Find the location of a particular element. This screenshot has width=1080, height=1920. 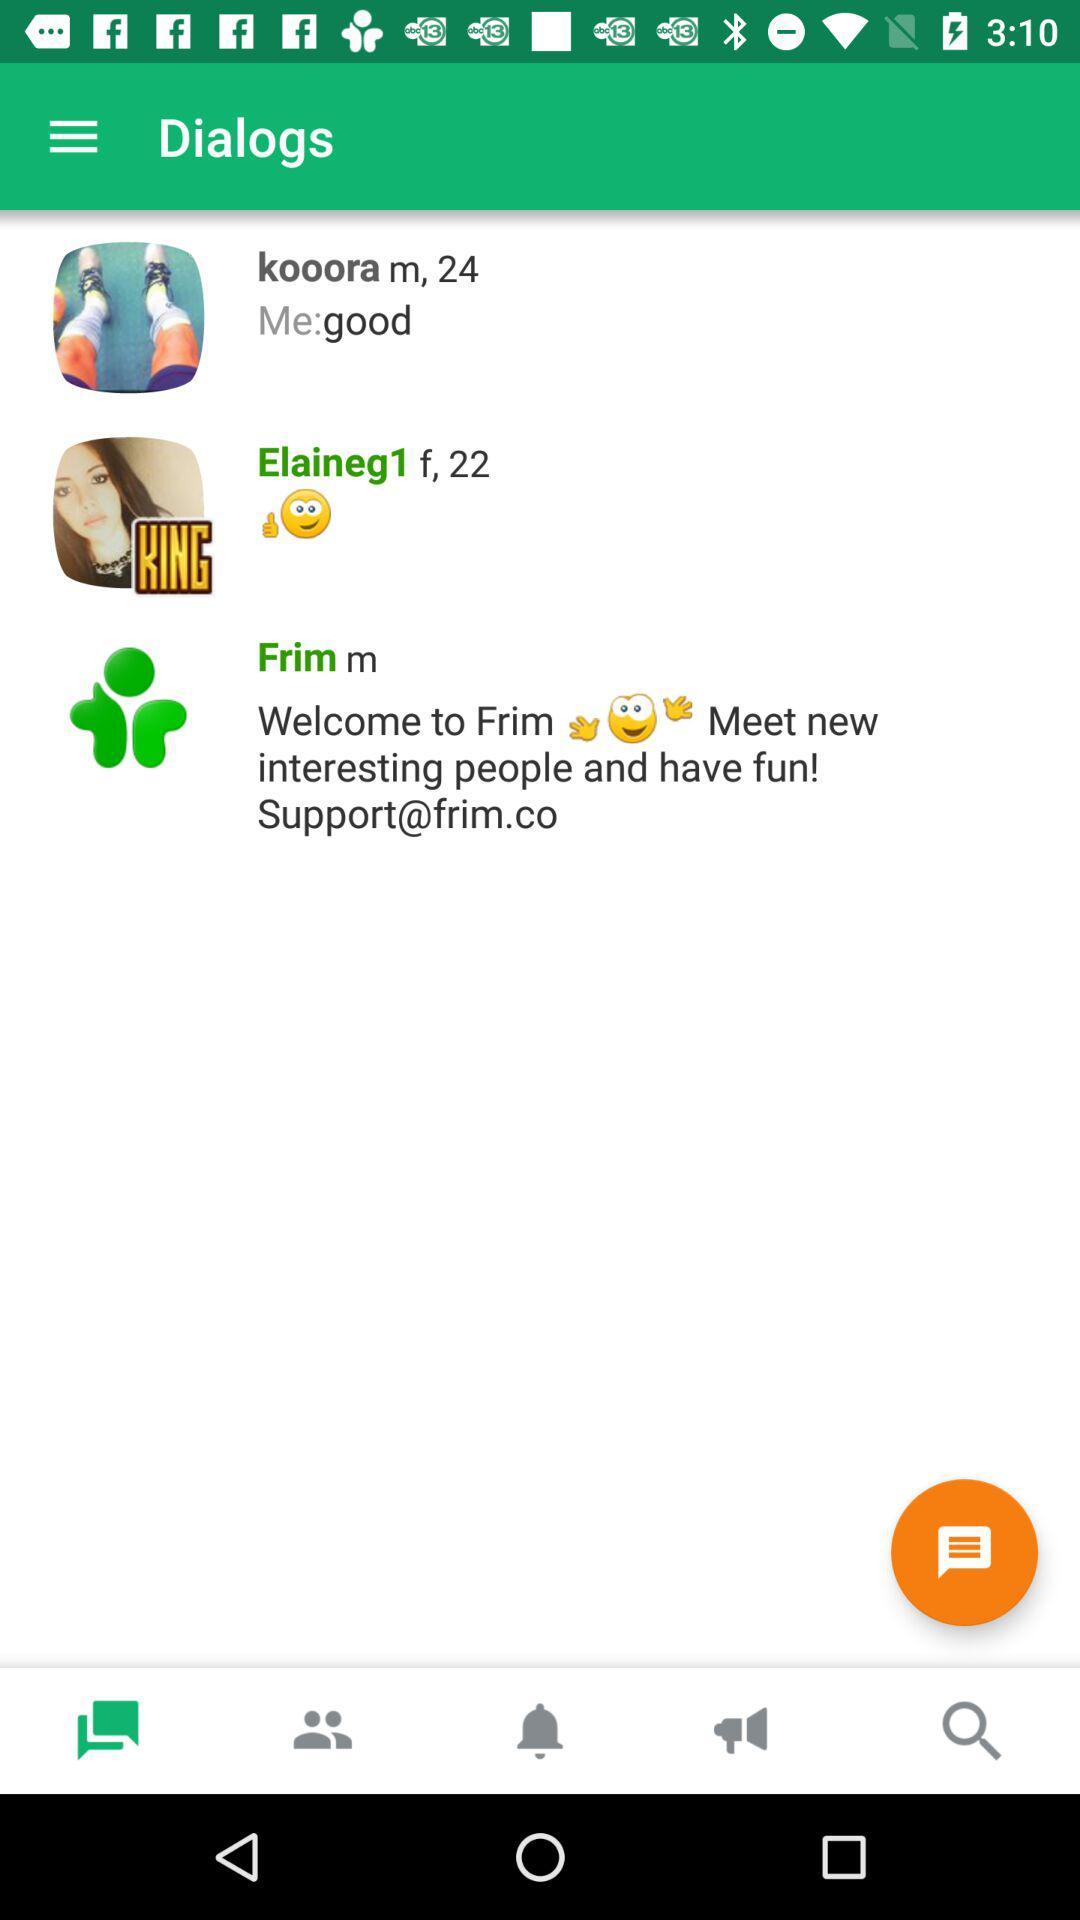

the elaineg1 is located at coordinates (326, 455).